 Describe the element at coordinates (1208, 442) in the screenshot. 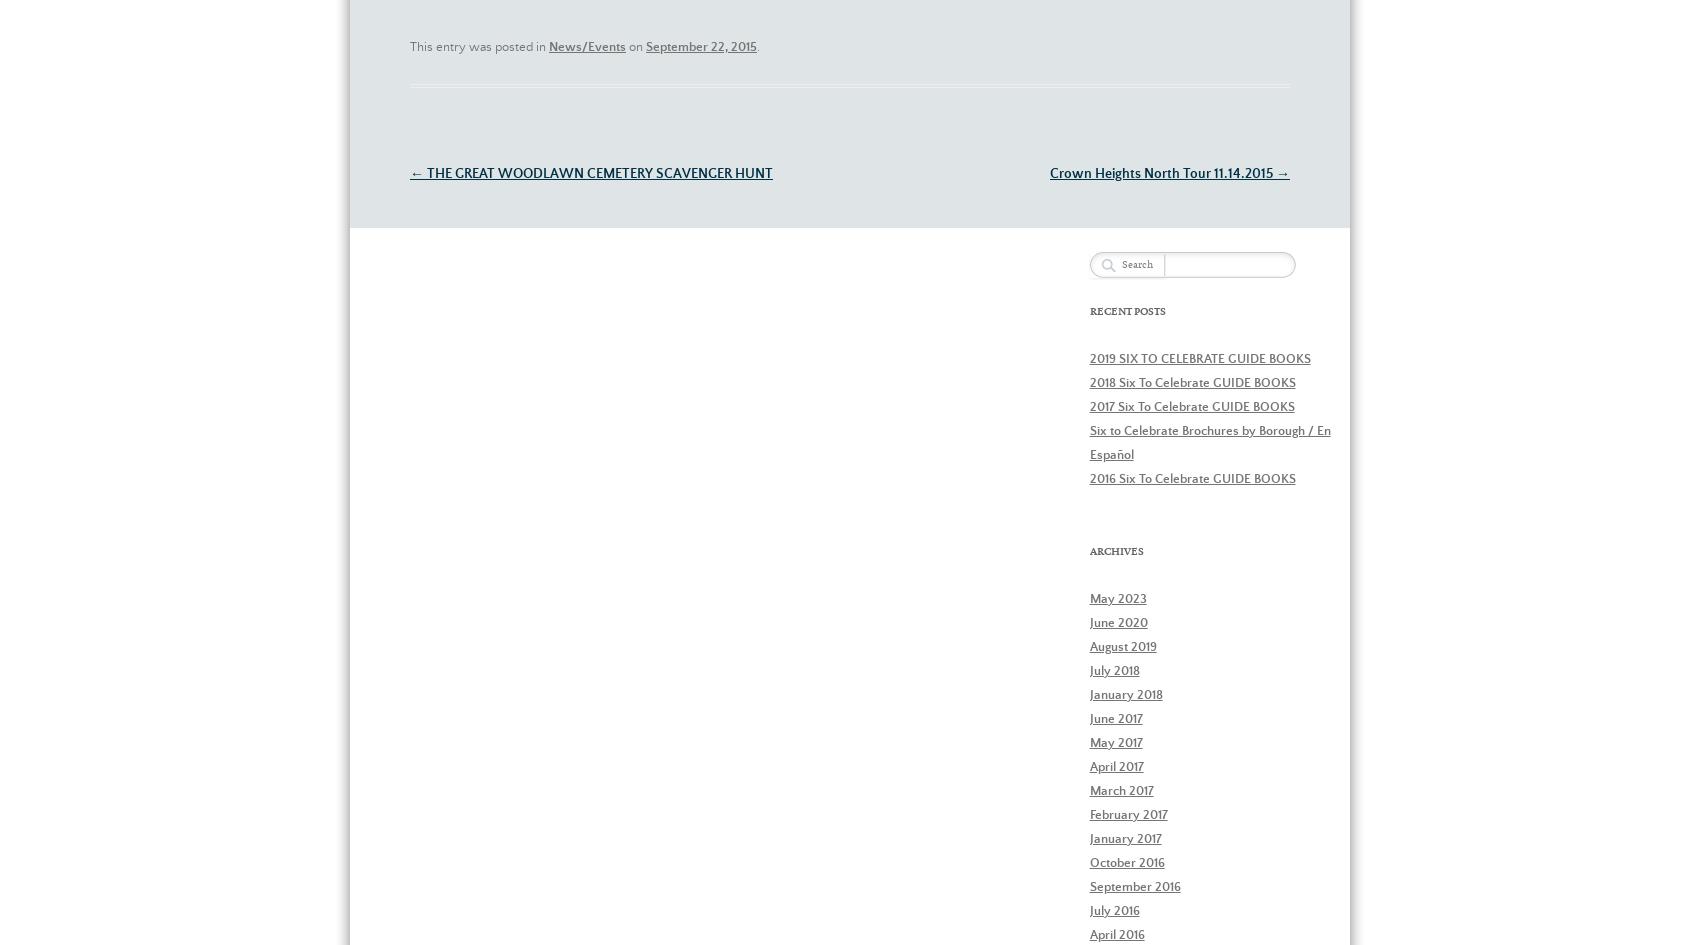

I see `'Six to Celebrate Brochures by Borough /  En Español'` at that location.